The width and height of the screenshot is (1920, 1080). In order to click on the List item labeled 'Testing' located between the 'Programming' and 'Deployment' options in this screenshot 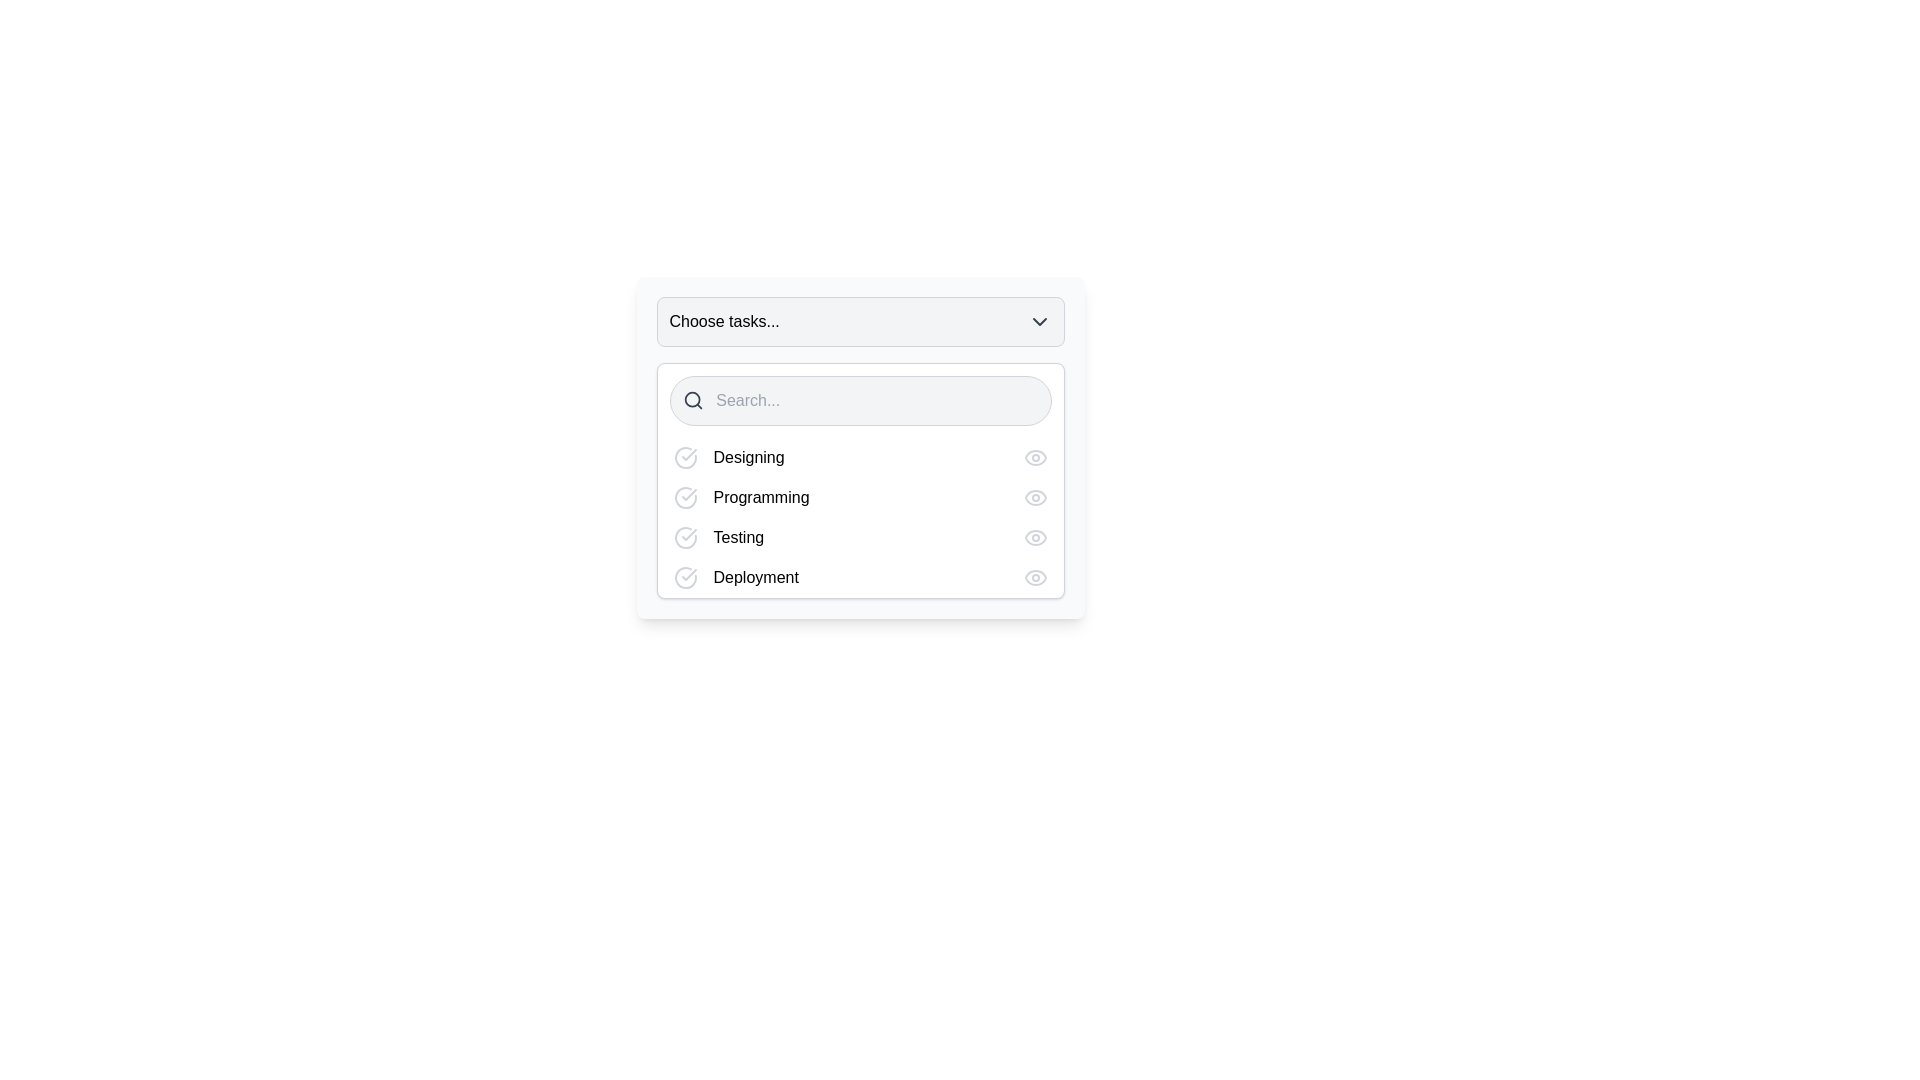, I will do `click(860, 536)`.